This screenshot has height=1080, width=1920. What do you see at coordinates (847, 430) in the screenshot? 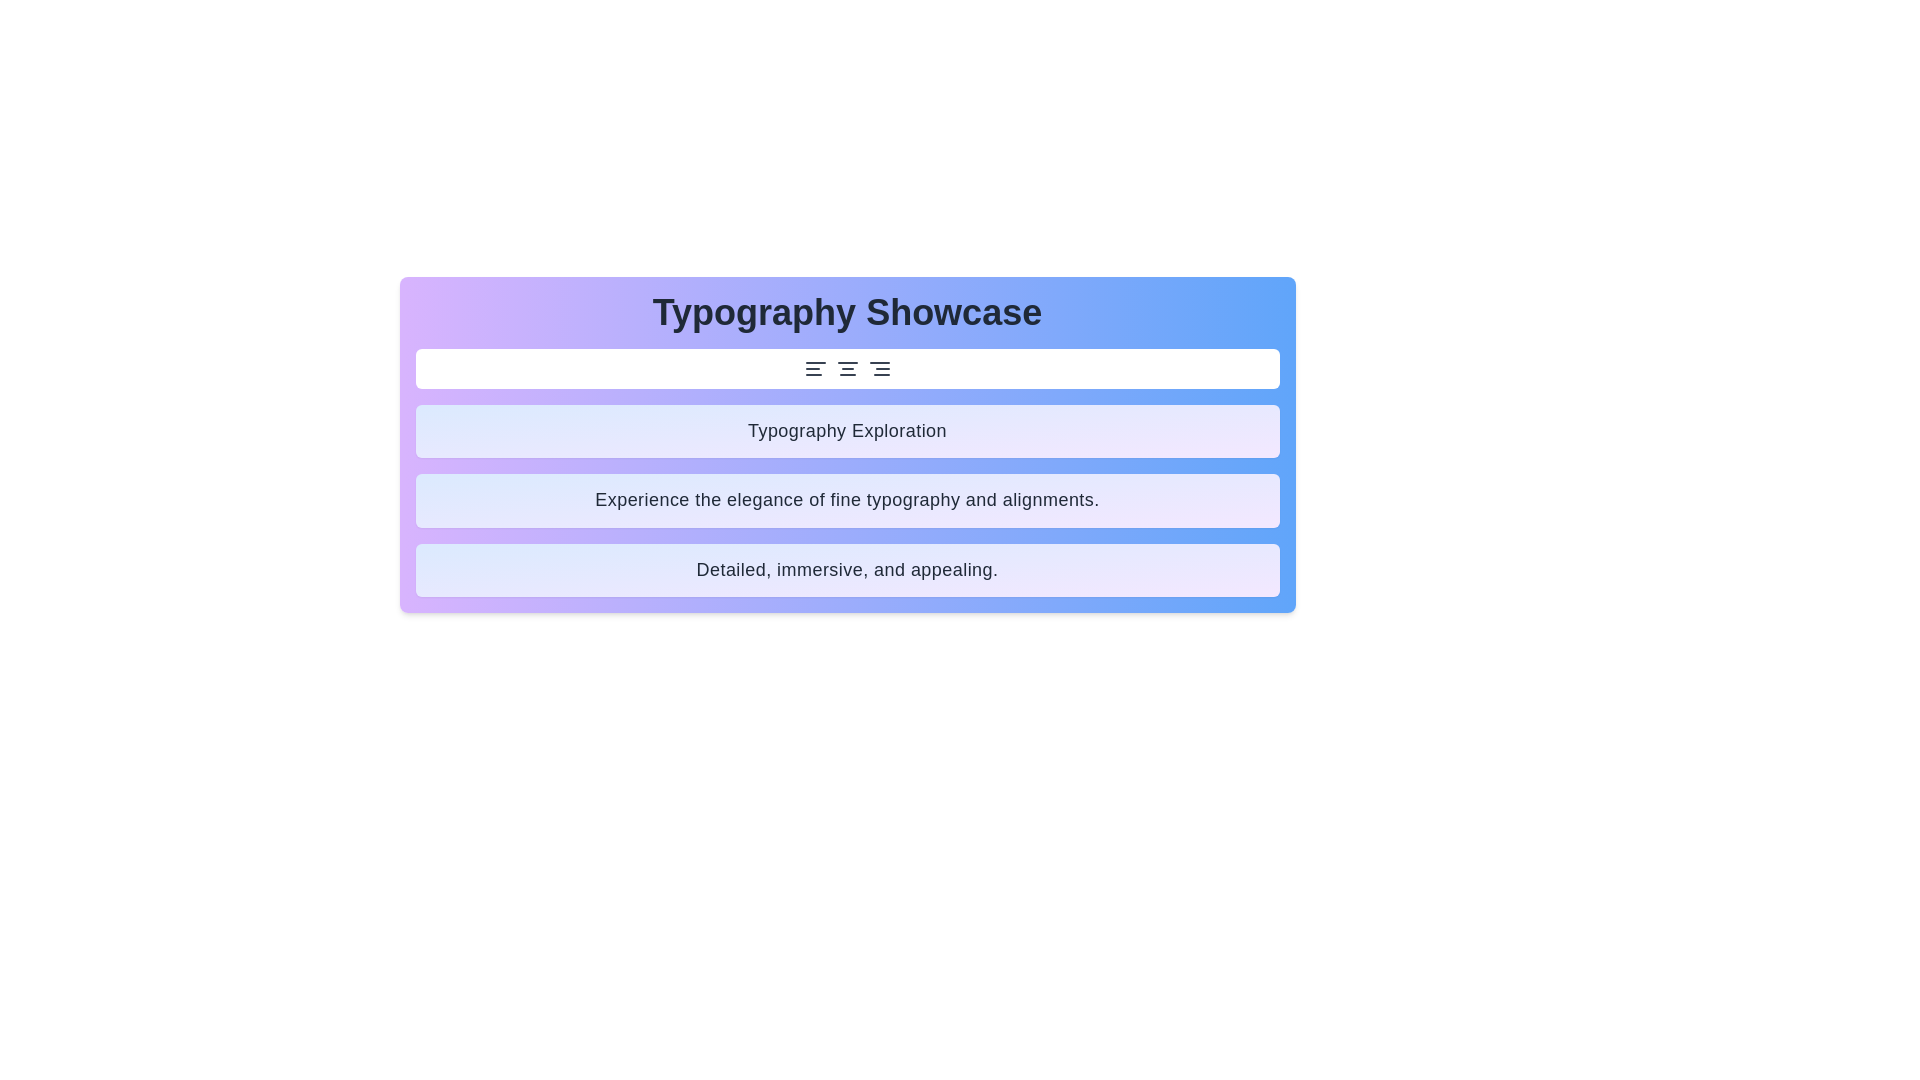
I see `the text block displaying 'Typography Exploration' with a gradient background from soft blue to light purple` at bounding box center [847, 430].